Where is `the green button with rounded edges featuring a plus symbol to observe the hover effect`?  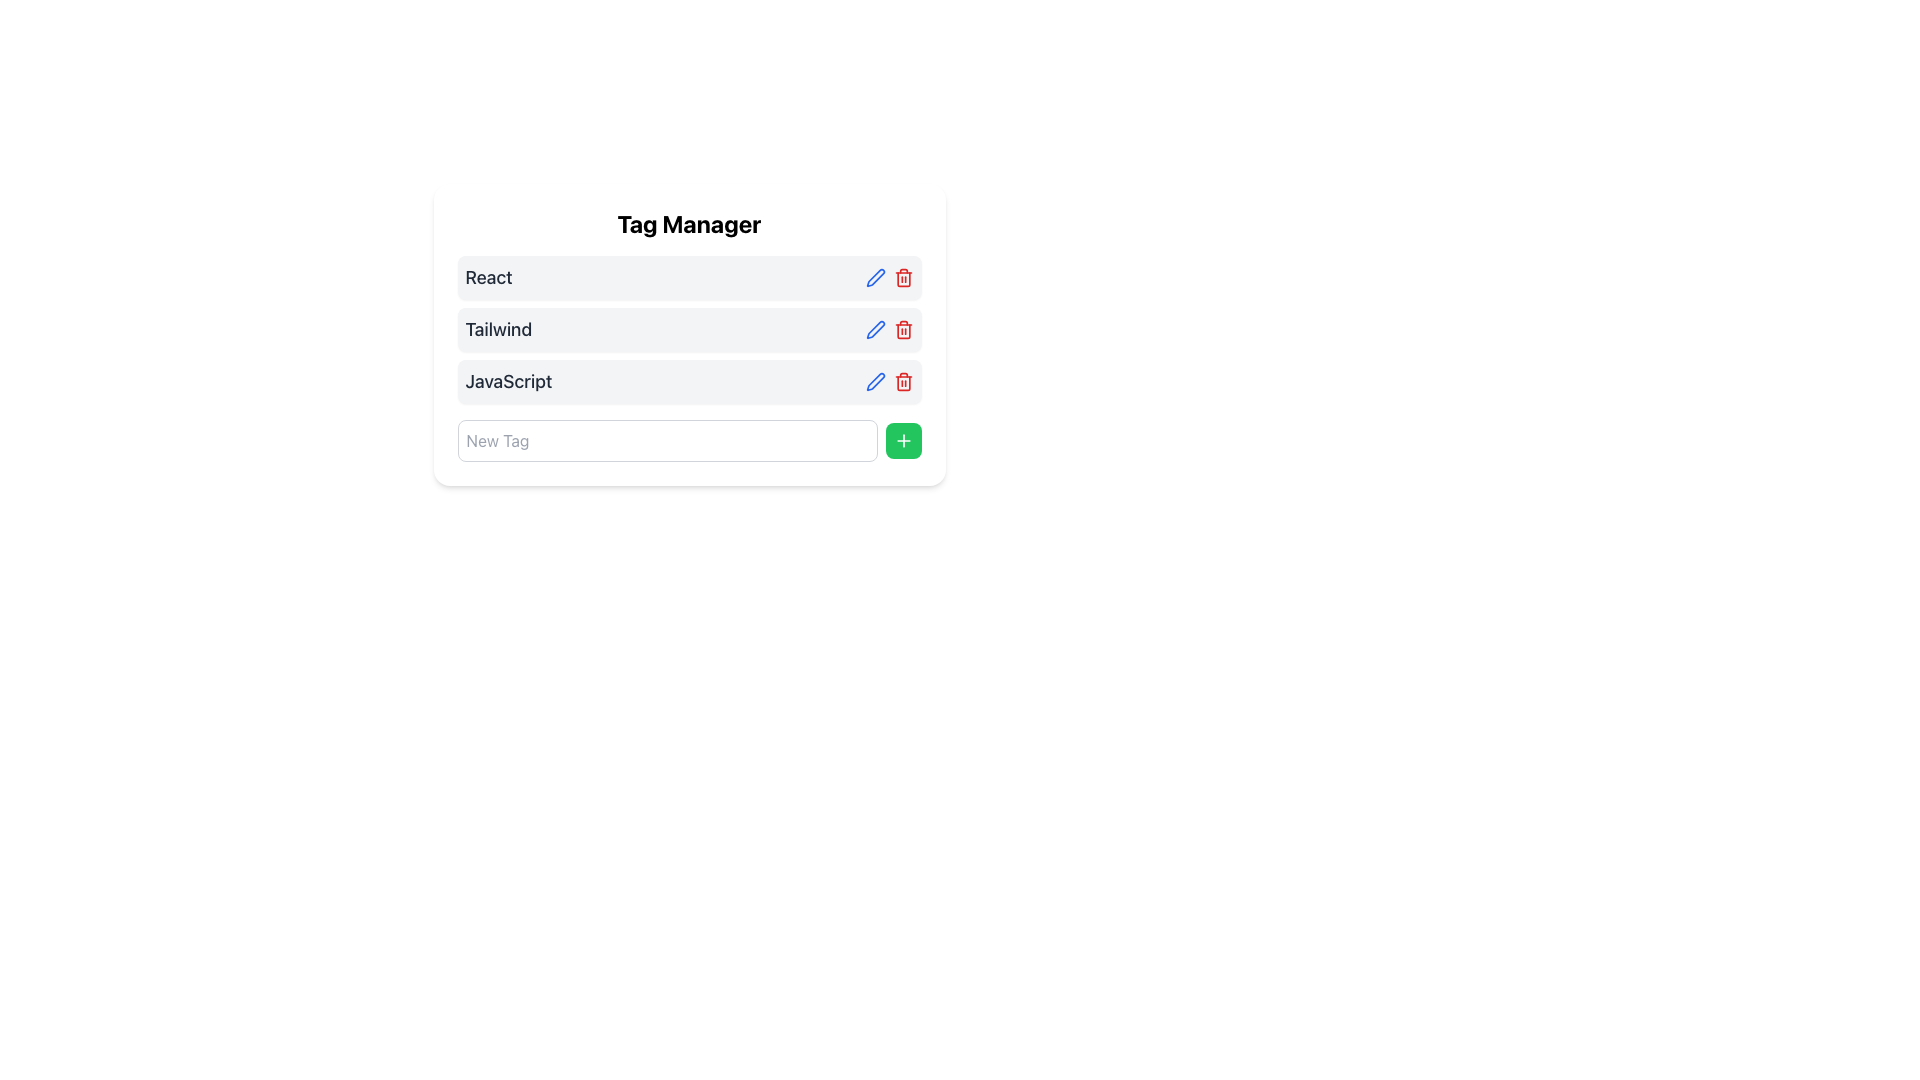
the green button with rounded edges featuring a plus symbol to observe the hover effect is located at coordinates (902, 439).